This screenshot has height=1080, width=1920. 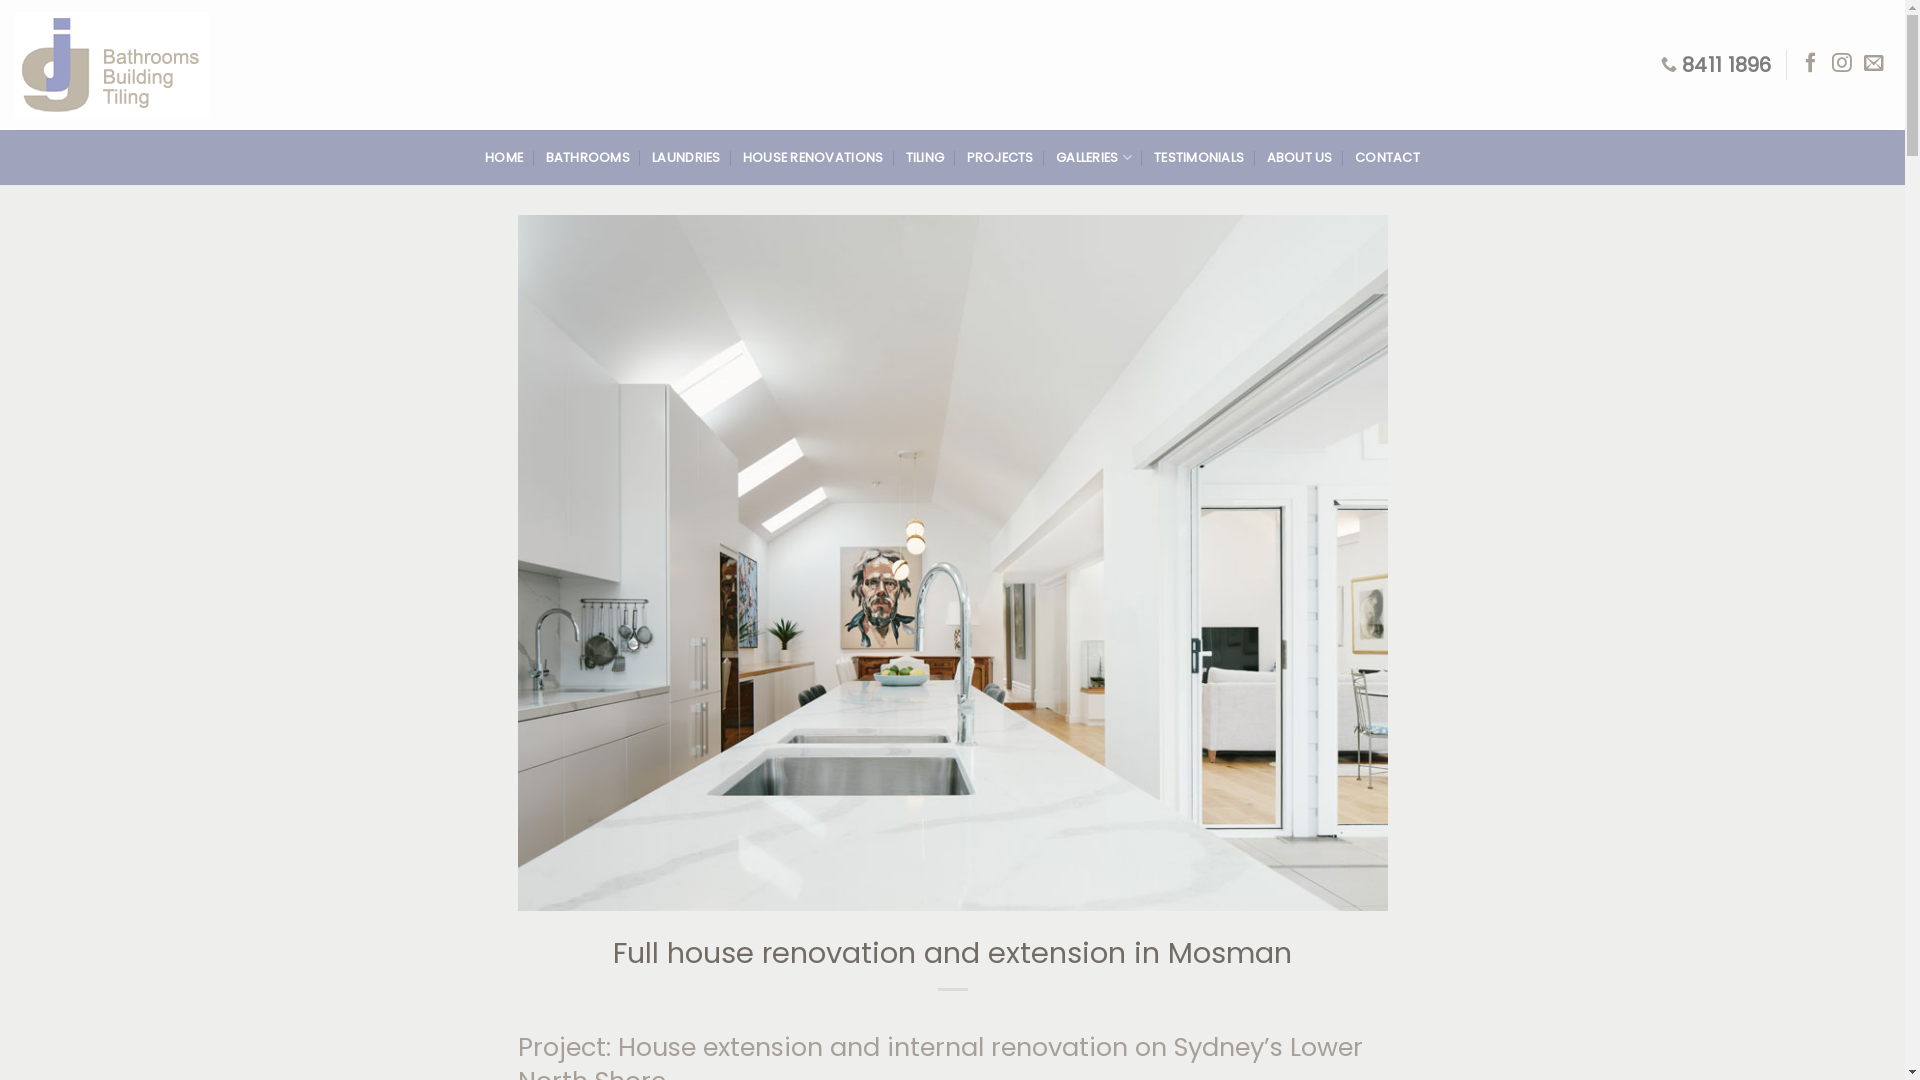 I want to click on '8411 1896', so click(x=1715, y=63).